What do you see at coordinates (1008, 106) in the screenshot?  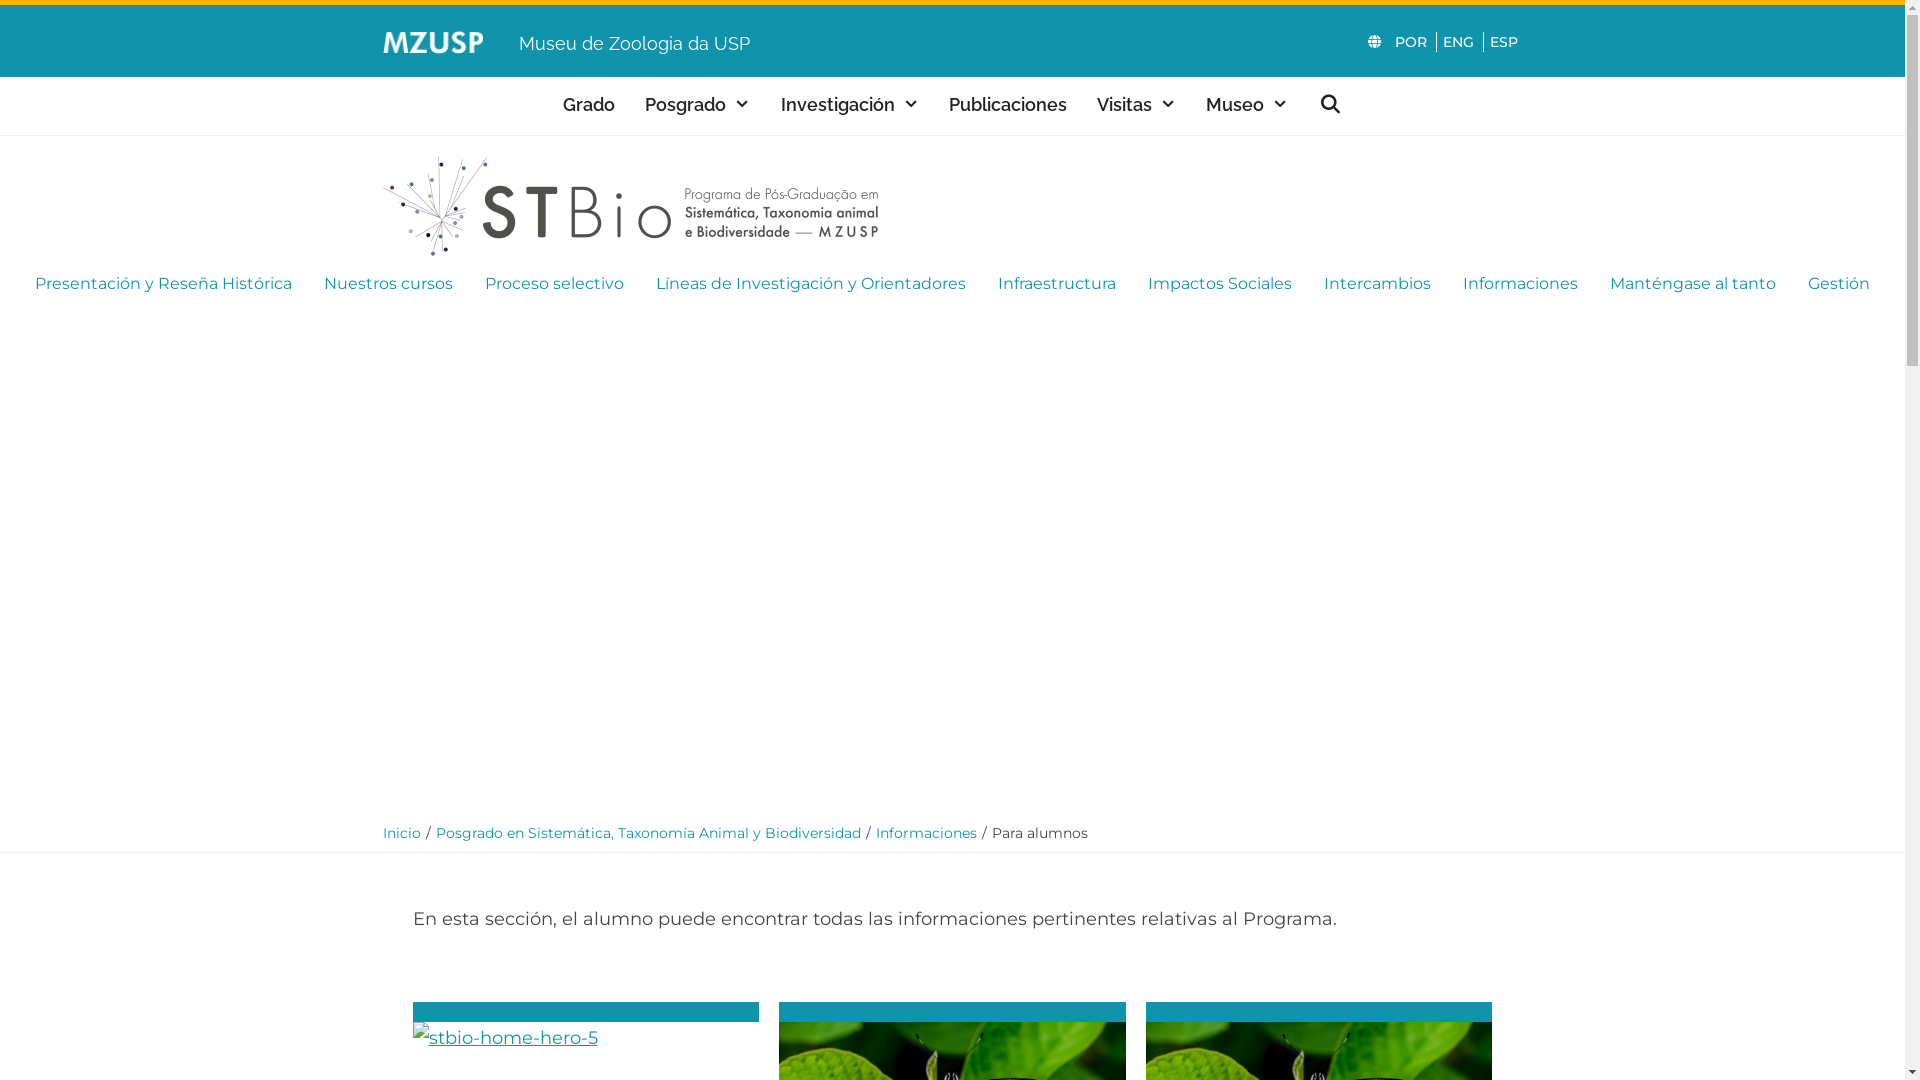 I see `'Publicaciones'` at bounding box center [1008, 106].